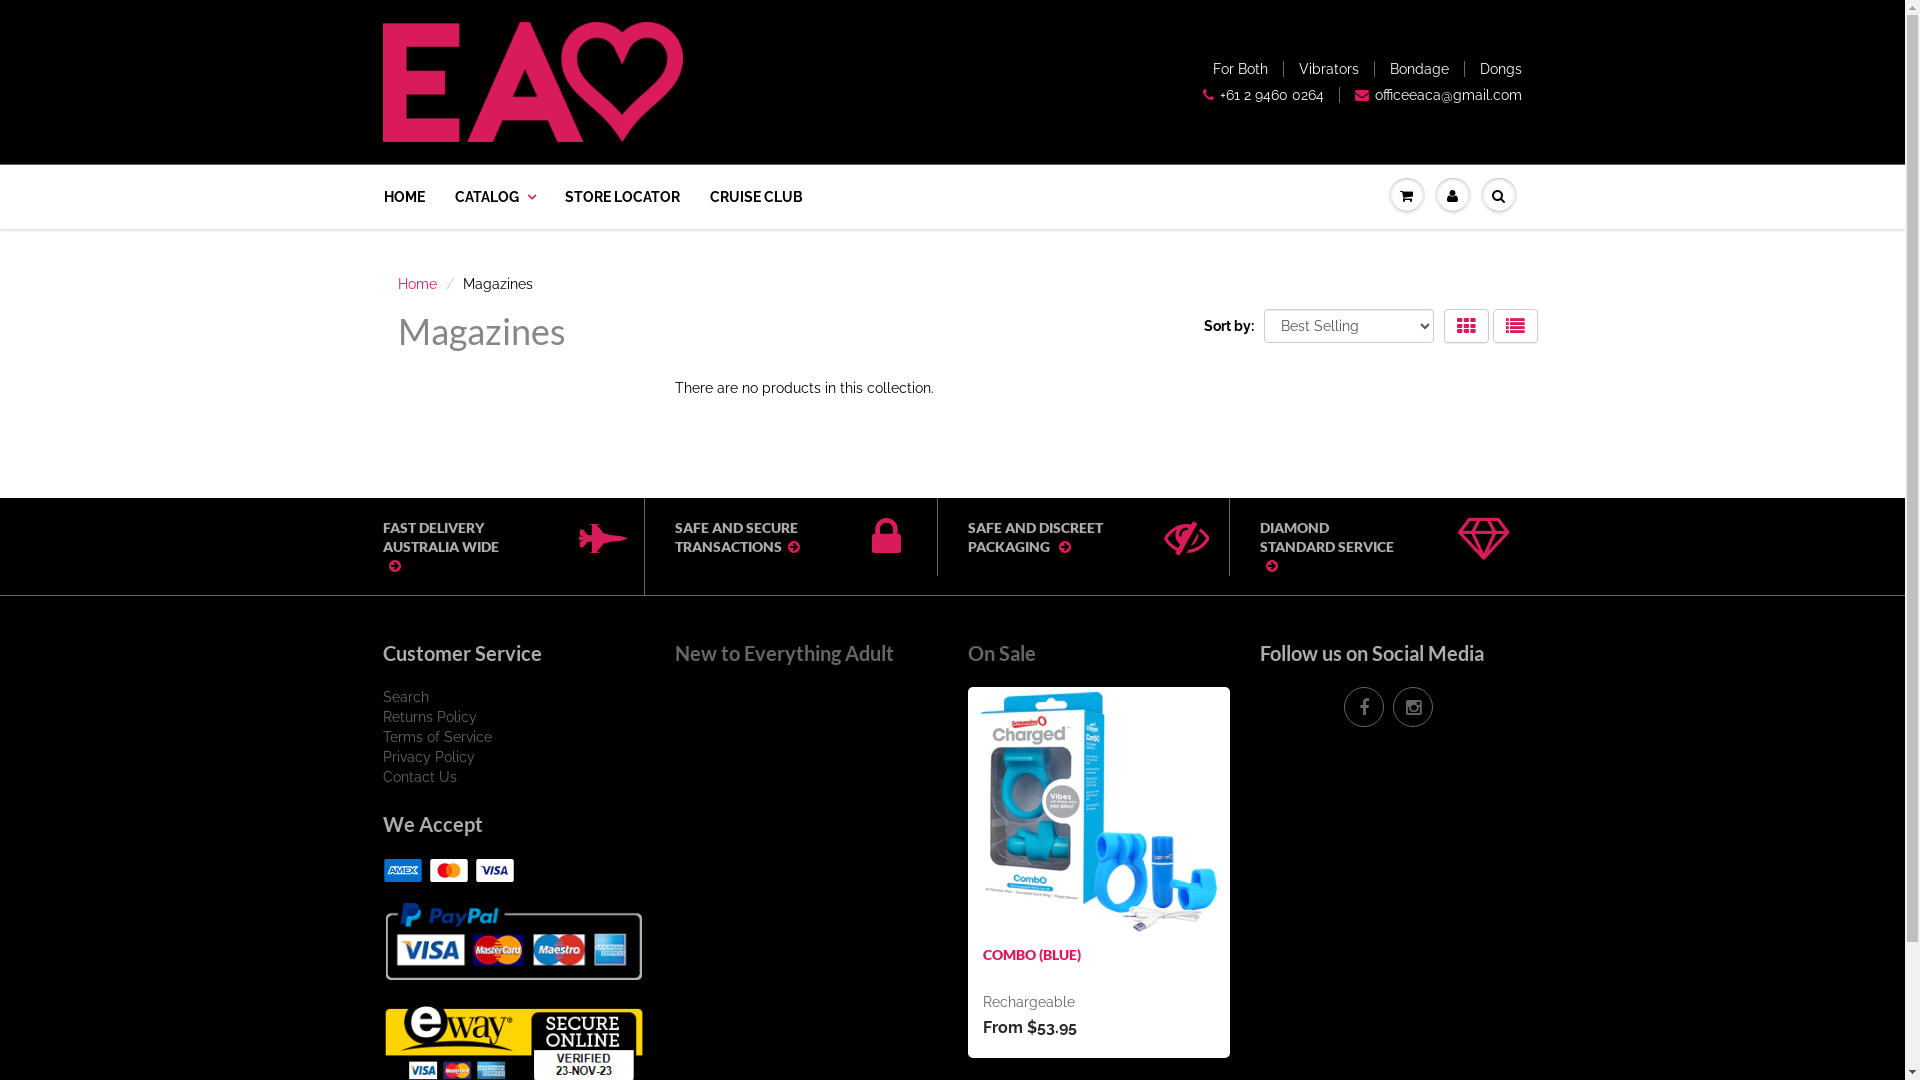  Describe the element at coordinates (1329, 68) in the screenshot. I see `'Vibrators'` at that location.